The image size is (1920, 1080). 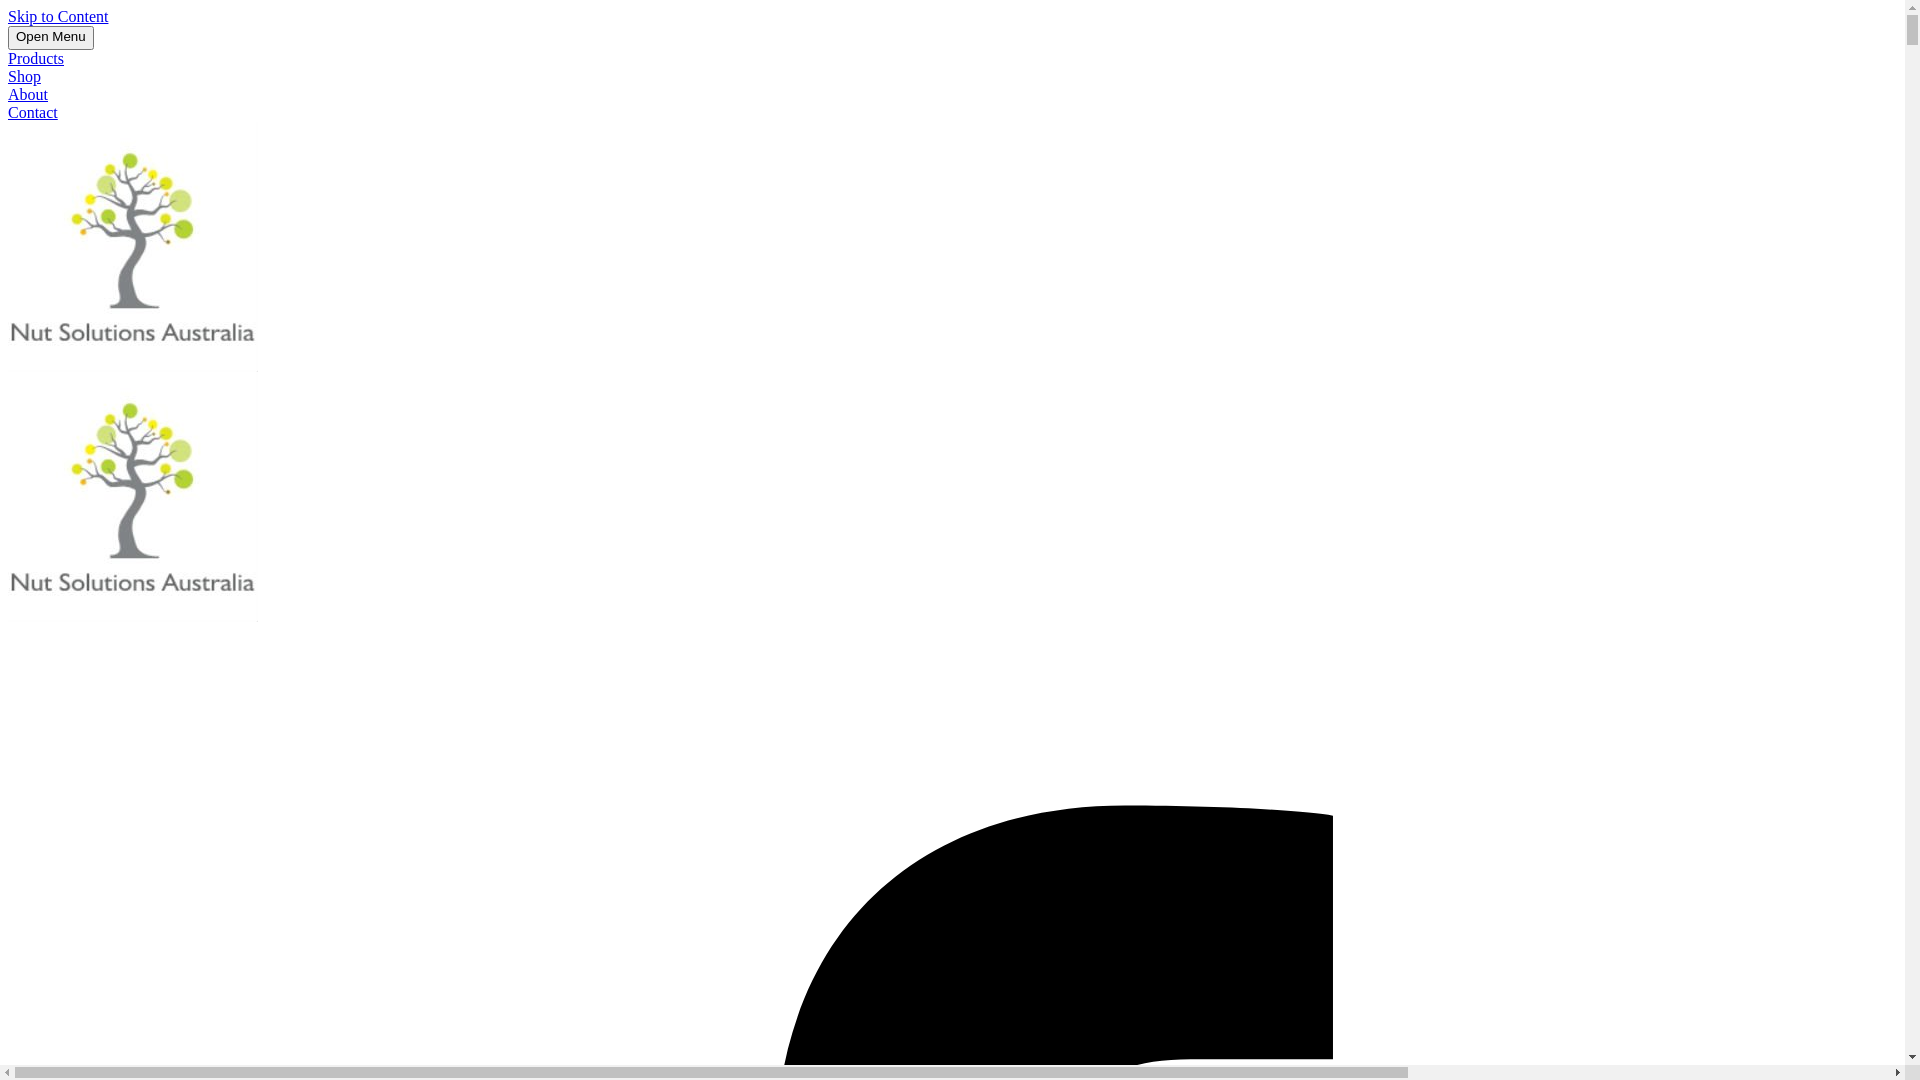 I want to click on 'Shop', so click(x=24, y=75).